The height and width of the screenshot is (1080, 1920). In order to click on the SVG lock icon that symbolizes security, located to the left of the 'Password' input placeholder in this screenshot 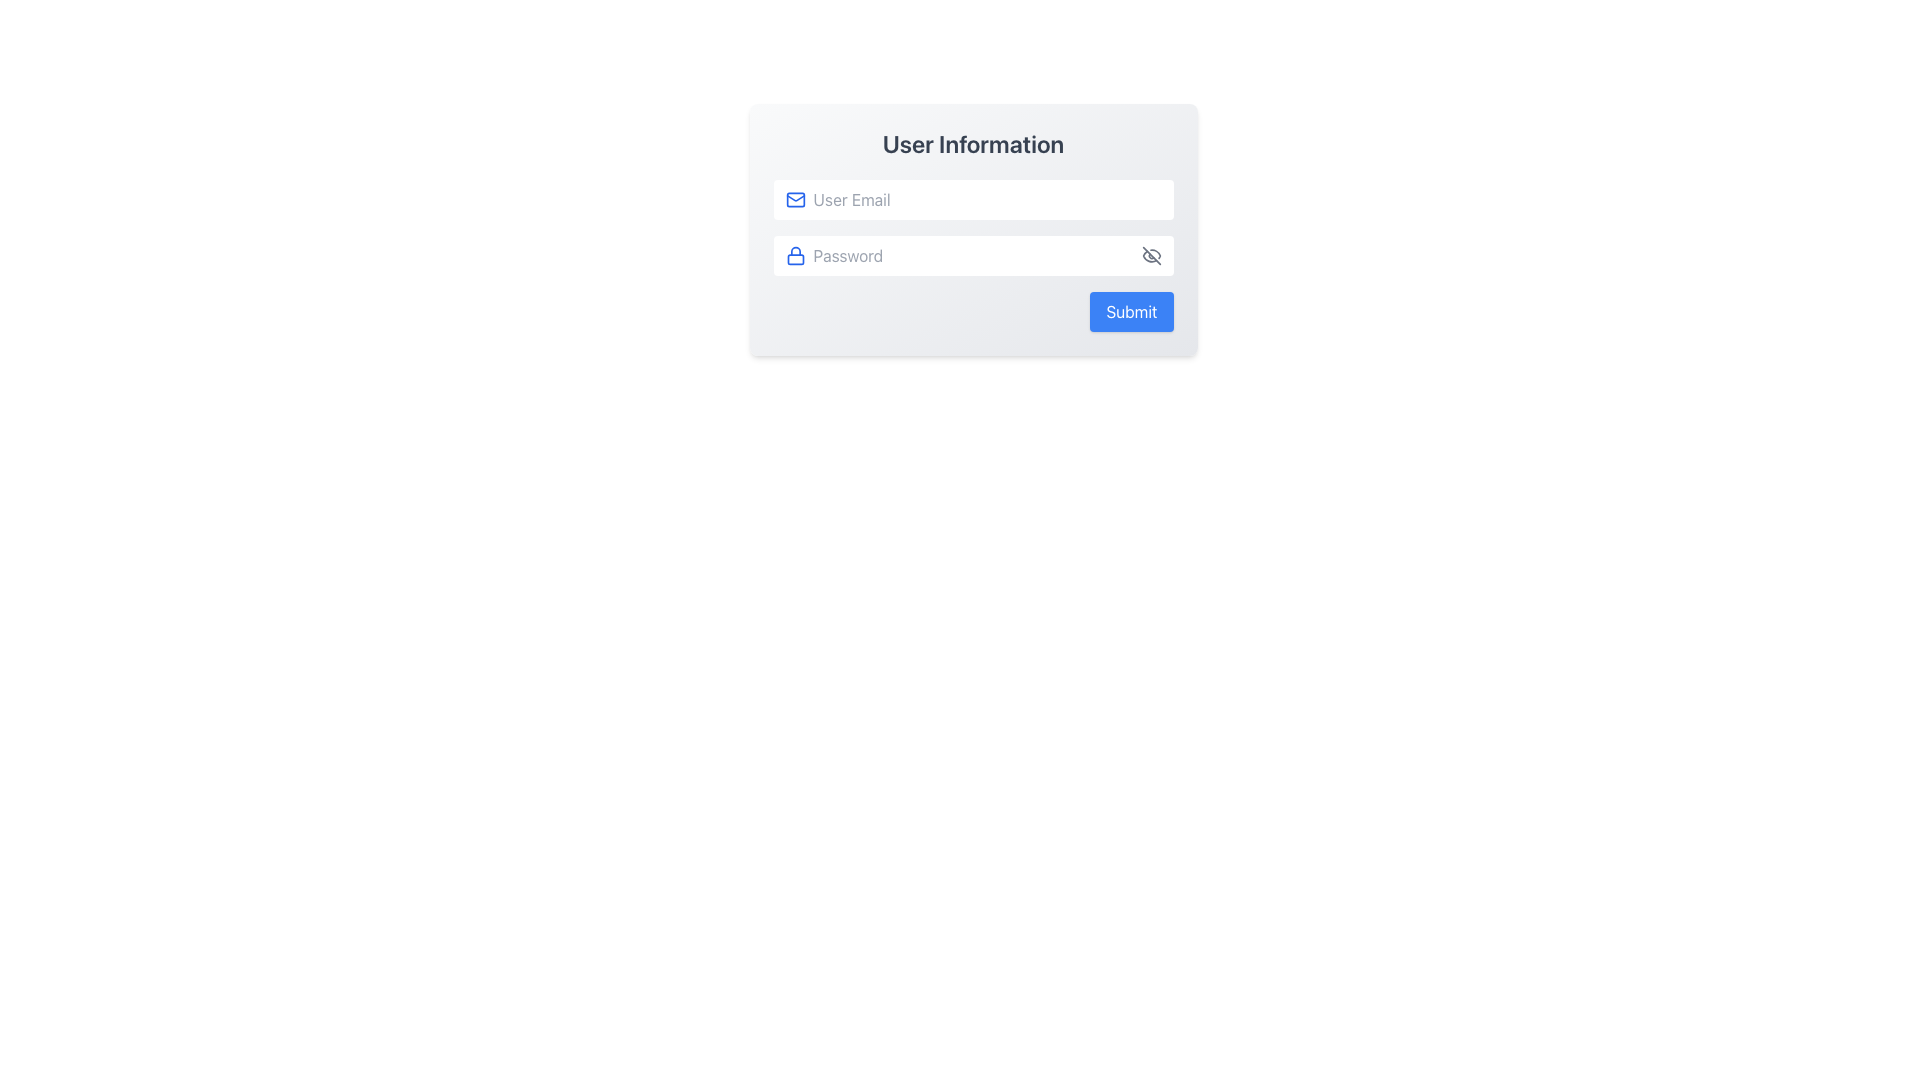, I will do `click(794, 254)`.